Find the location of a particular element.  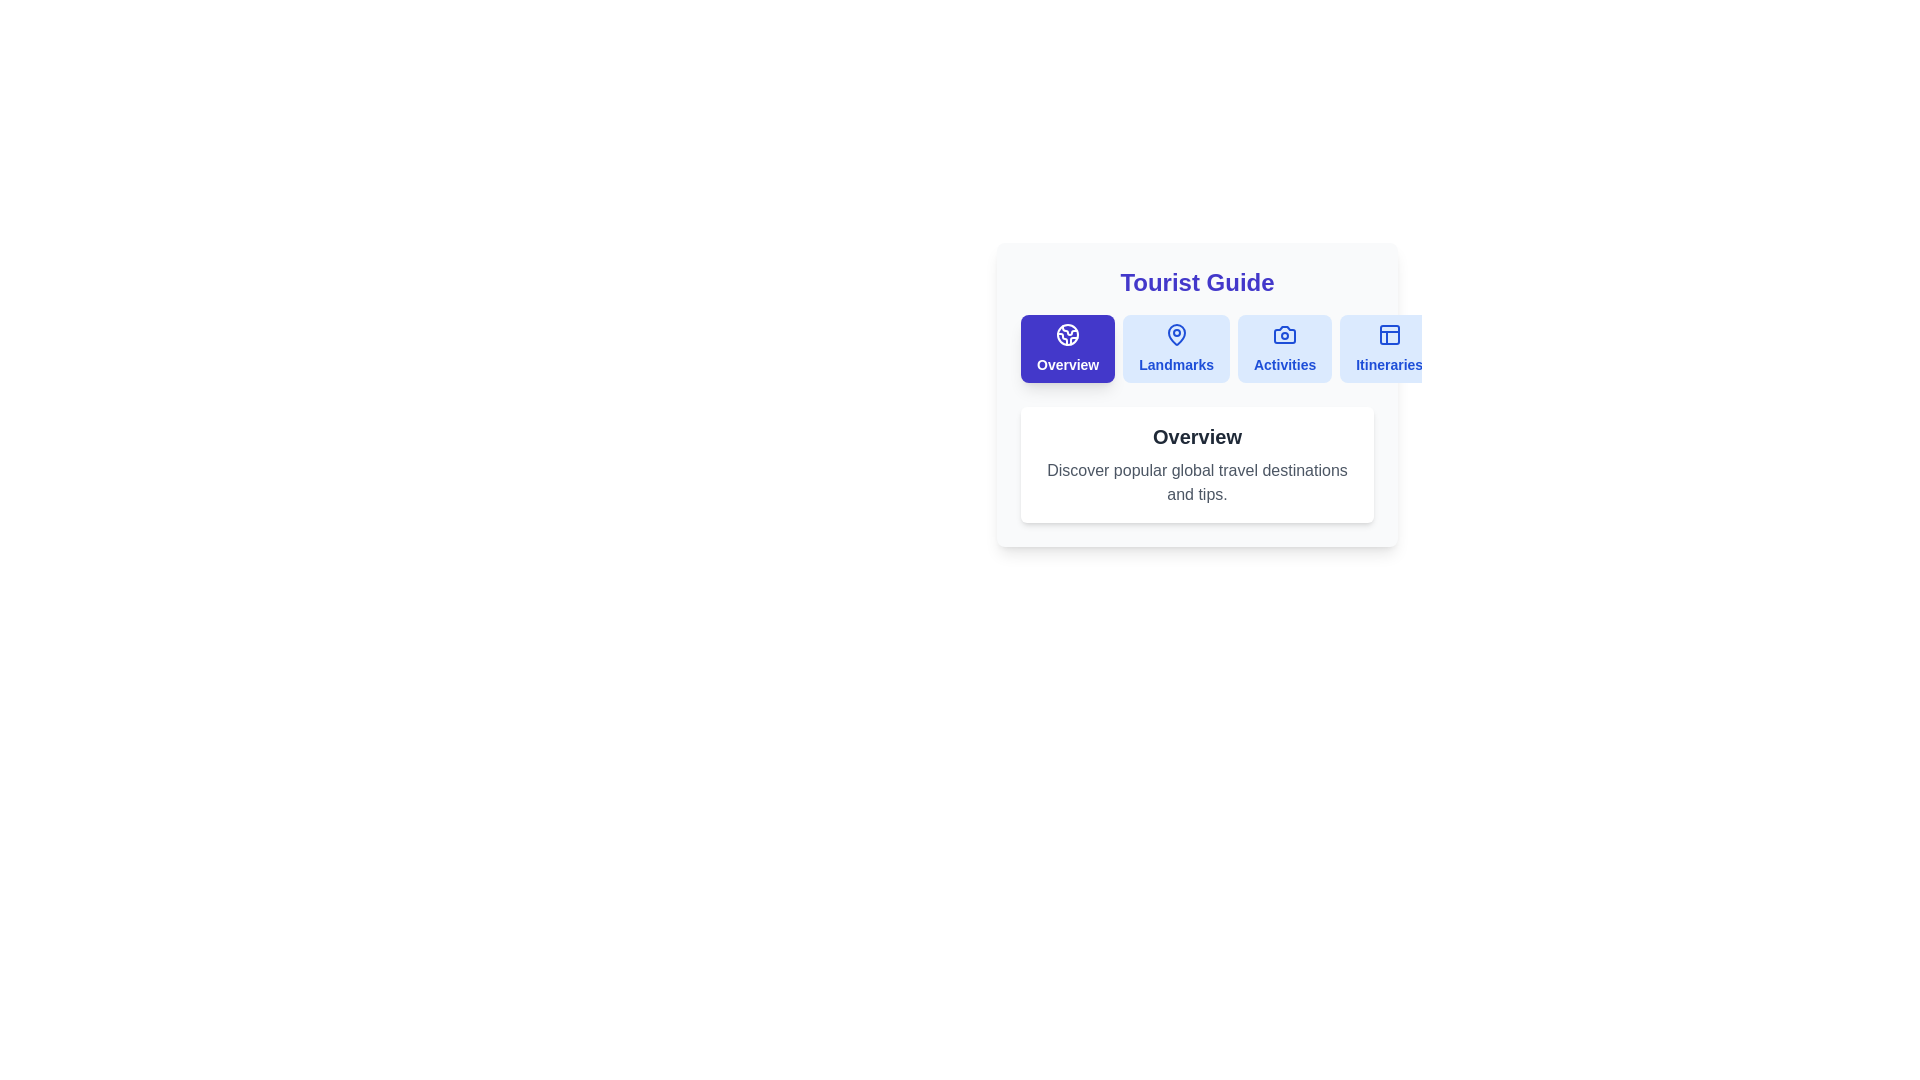

the Overview tab is located at coordinates (1067, 347).